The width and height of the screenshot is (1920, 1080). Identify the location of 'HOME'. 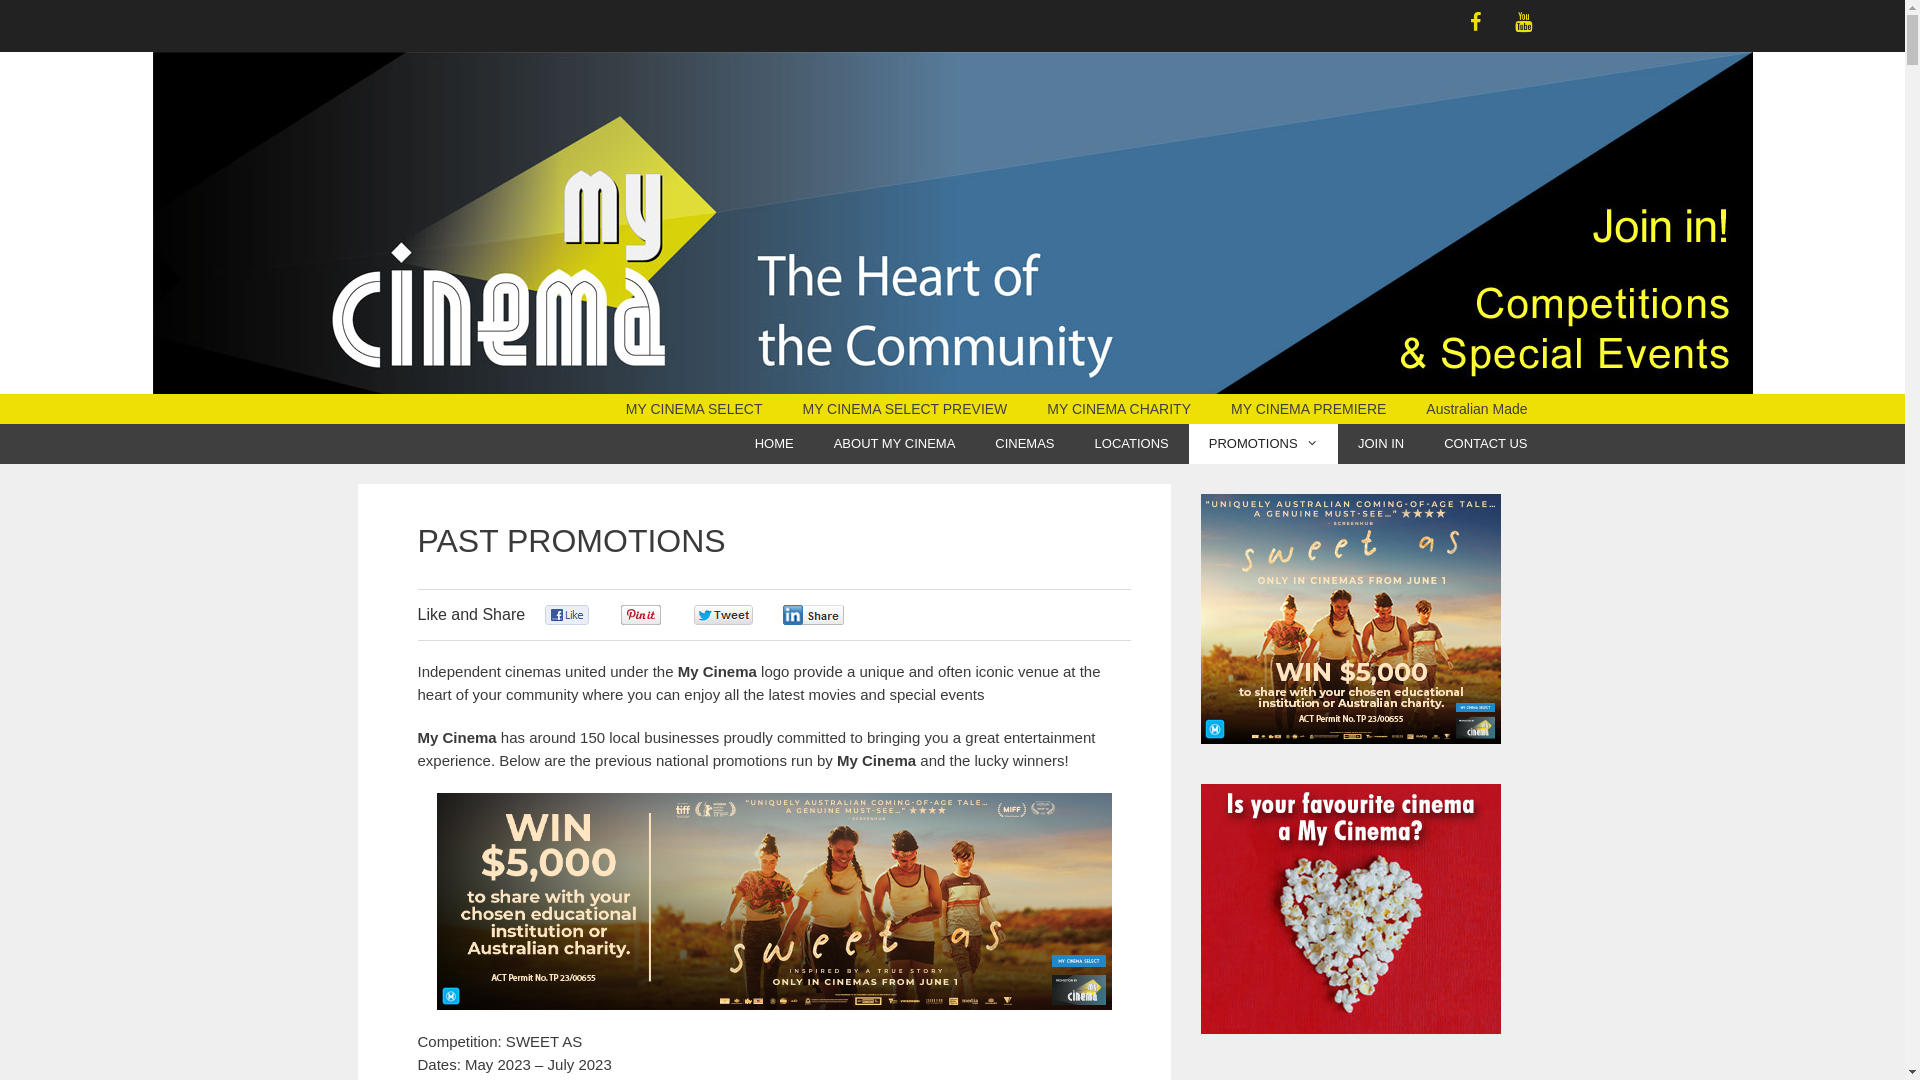
(773, 442).